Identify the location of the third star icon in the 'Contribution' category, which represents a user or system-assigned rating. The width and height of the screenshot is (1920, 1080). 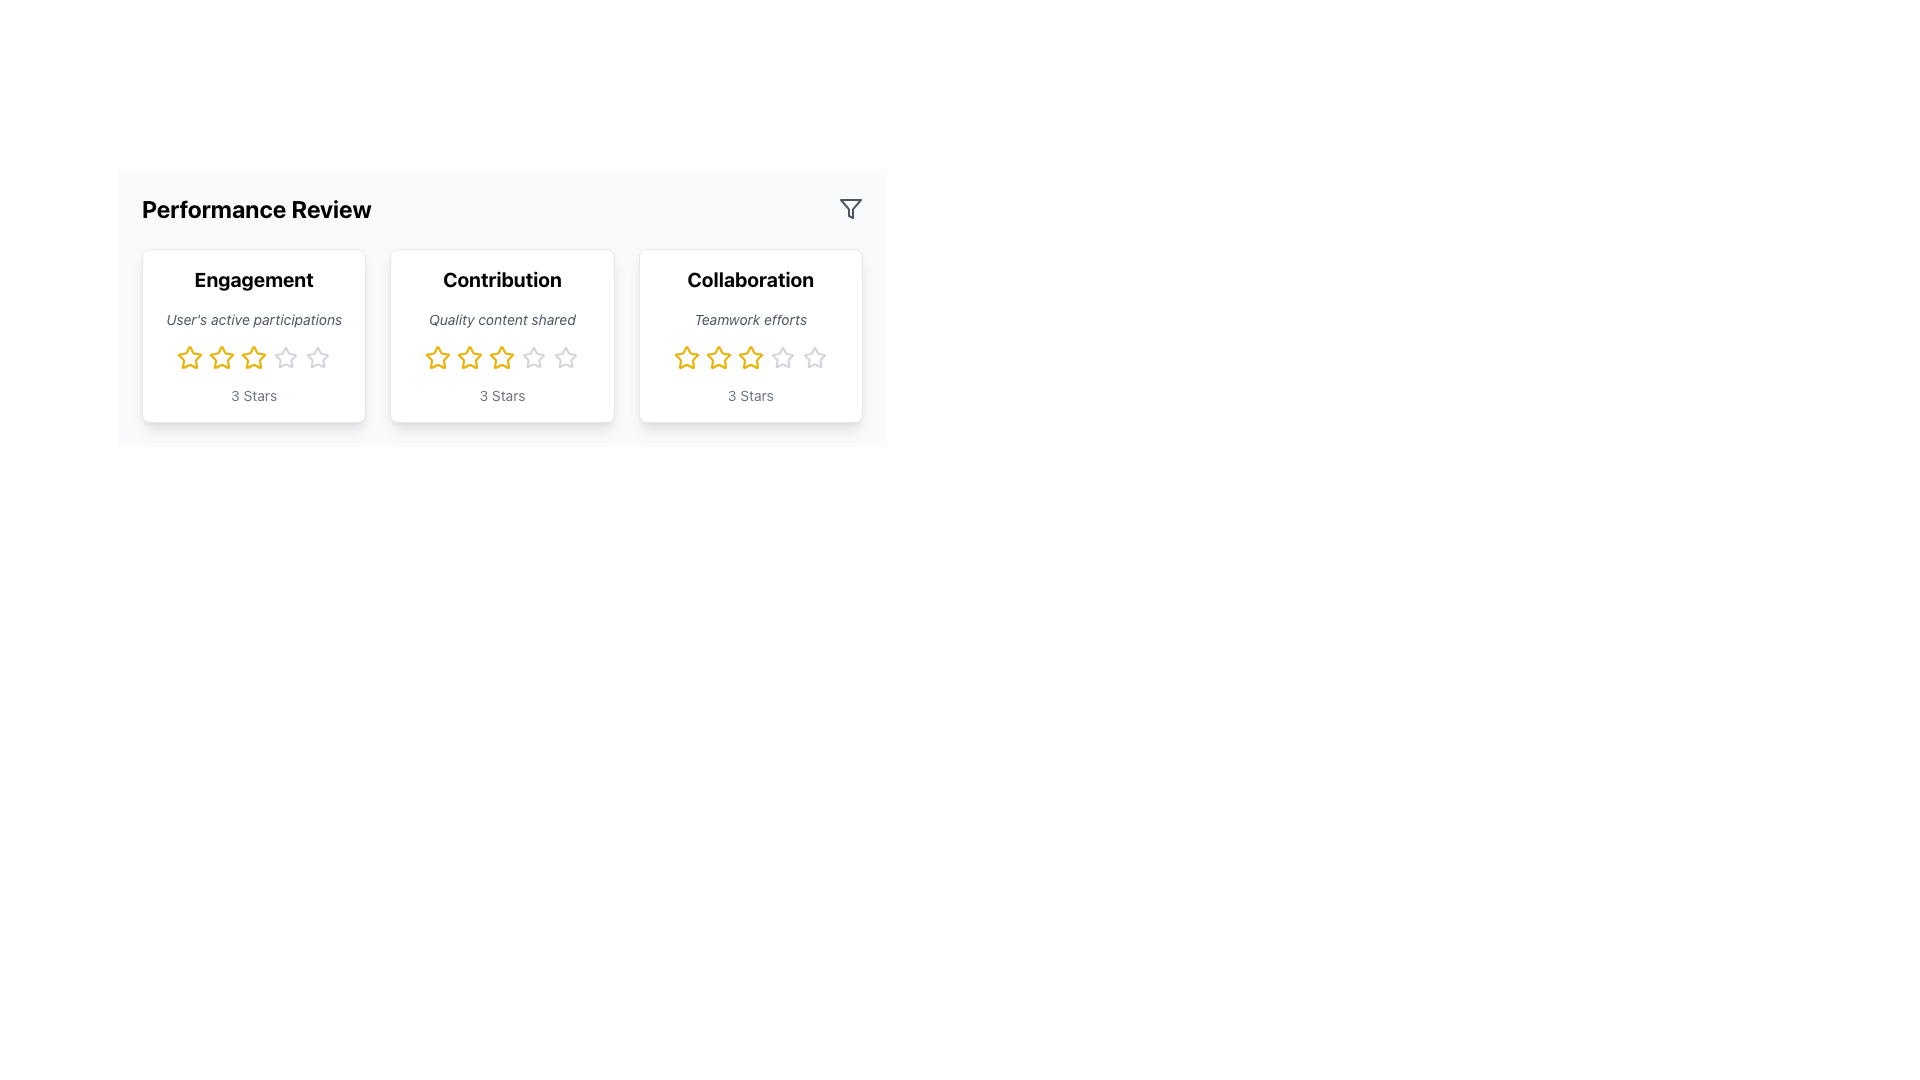
(502, 356).